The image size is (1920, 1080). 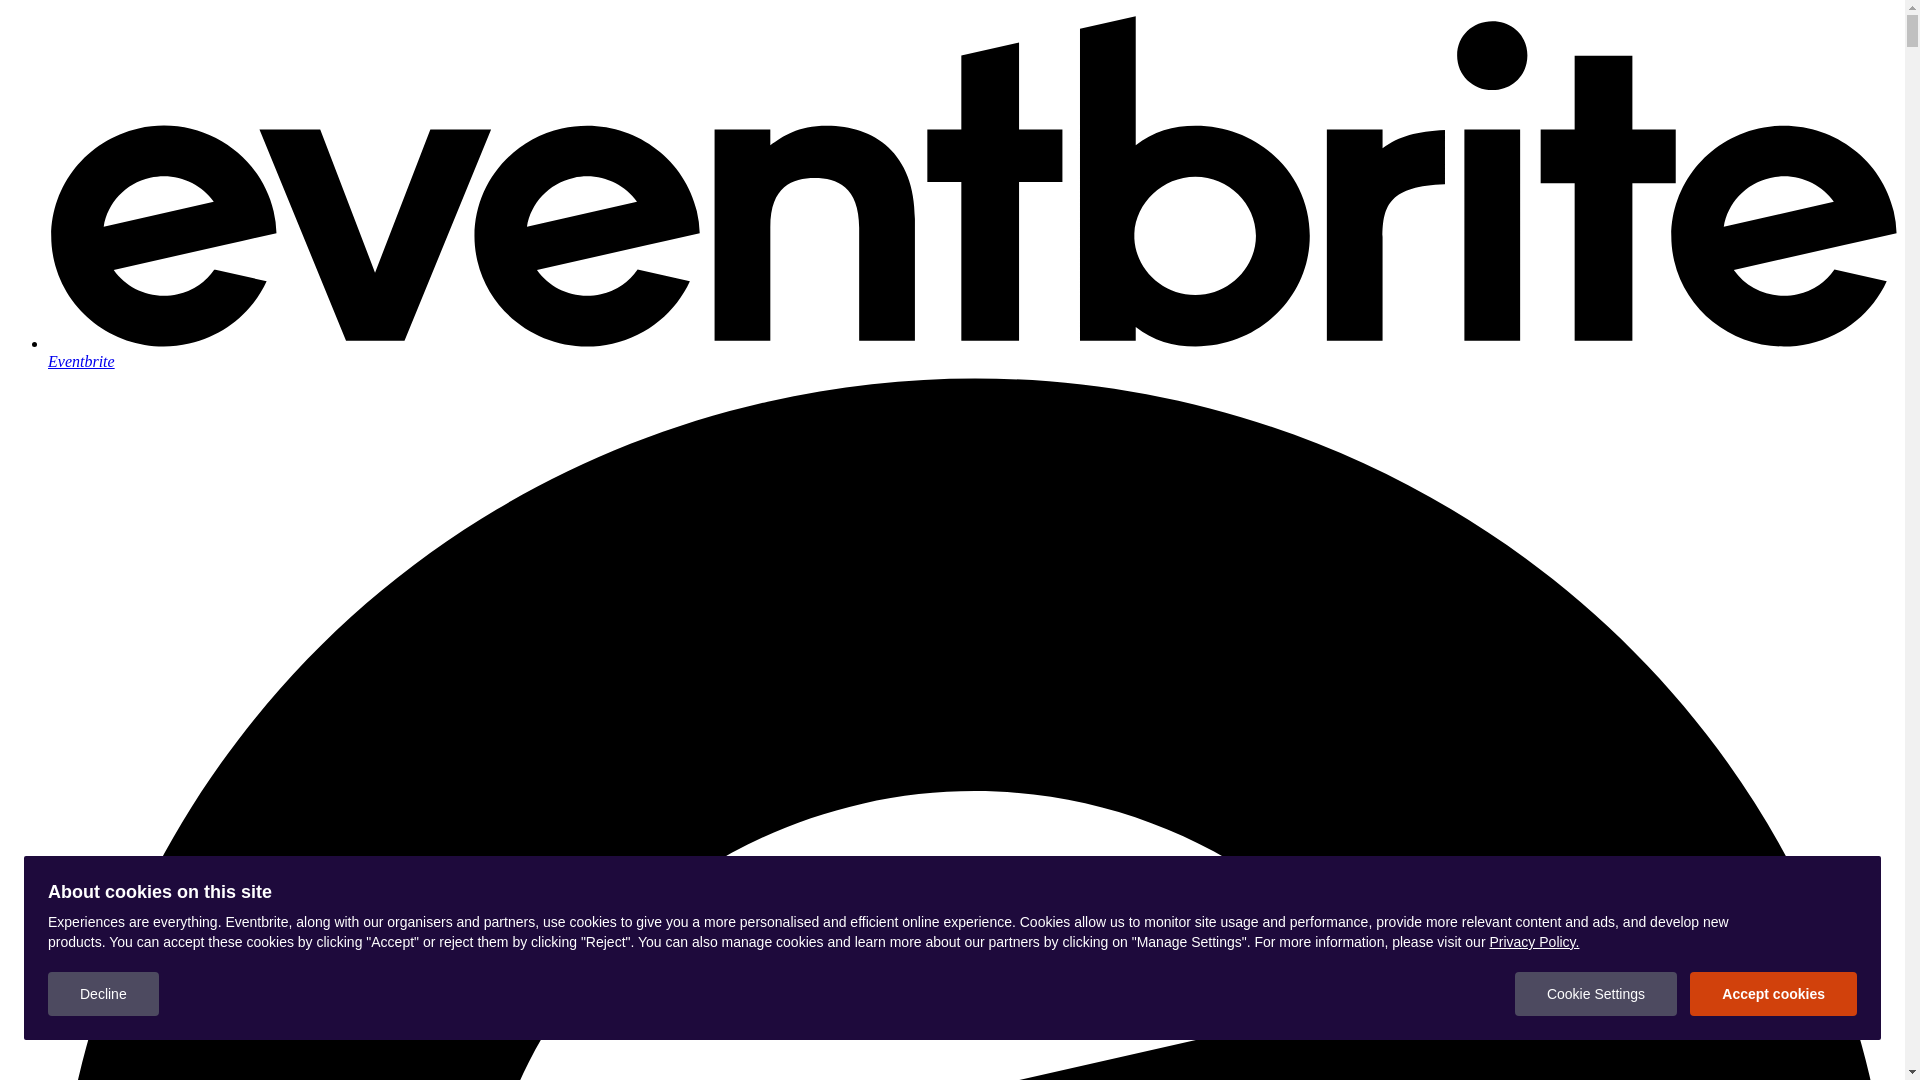 I want to click on 'Privacy Policy.', so click(x=1533, y=941).